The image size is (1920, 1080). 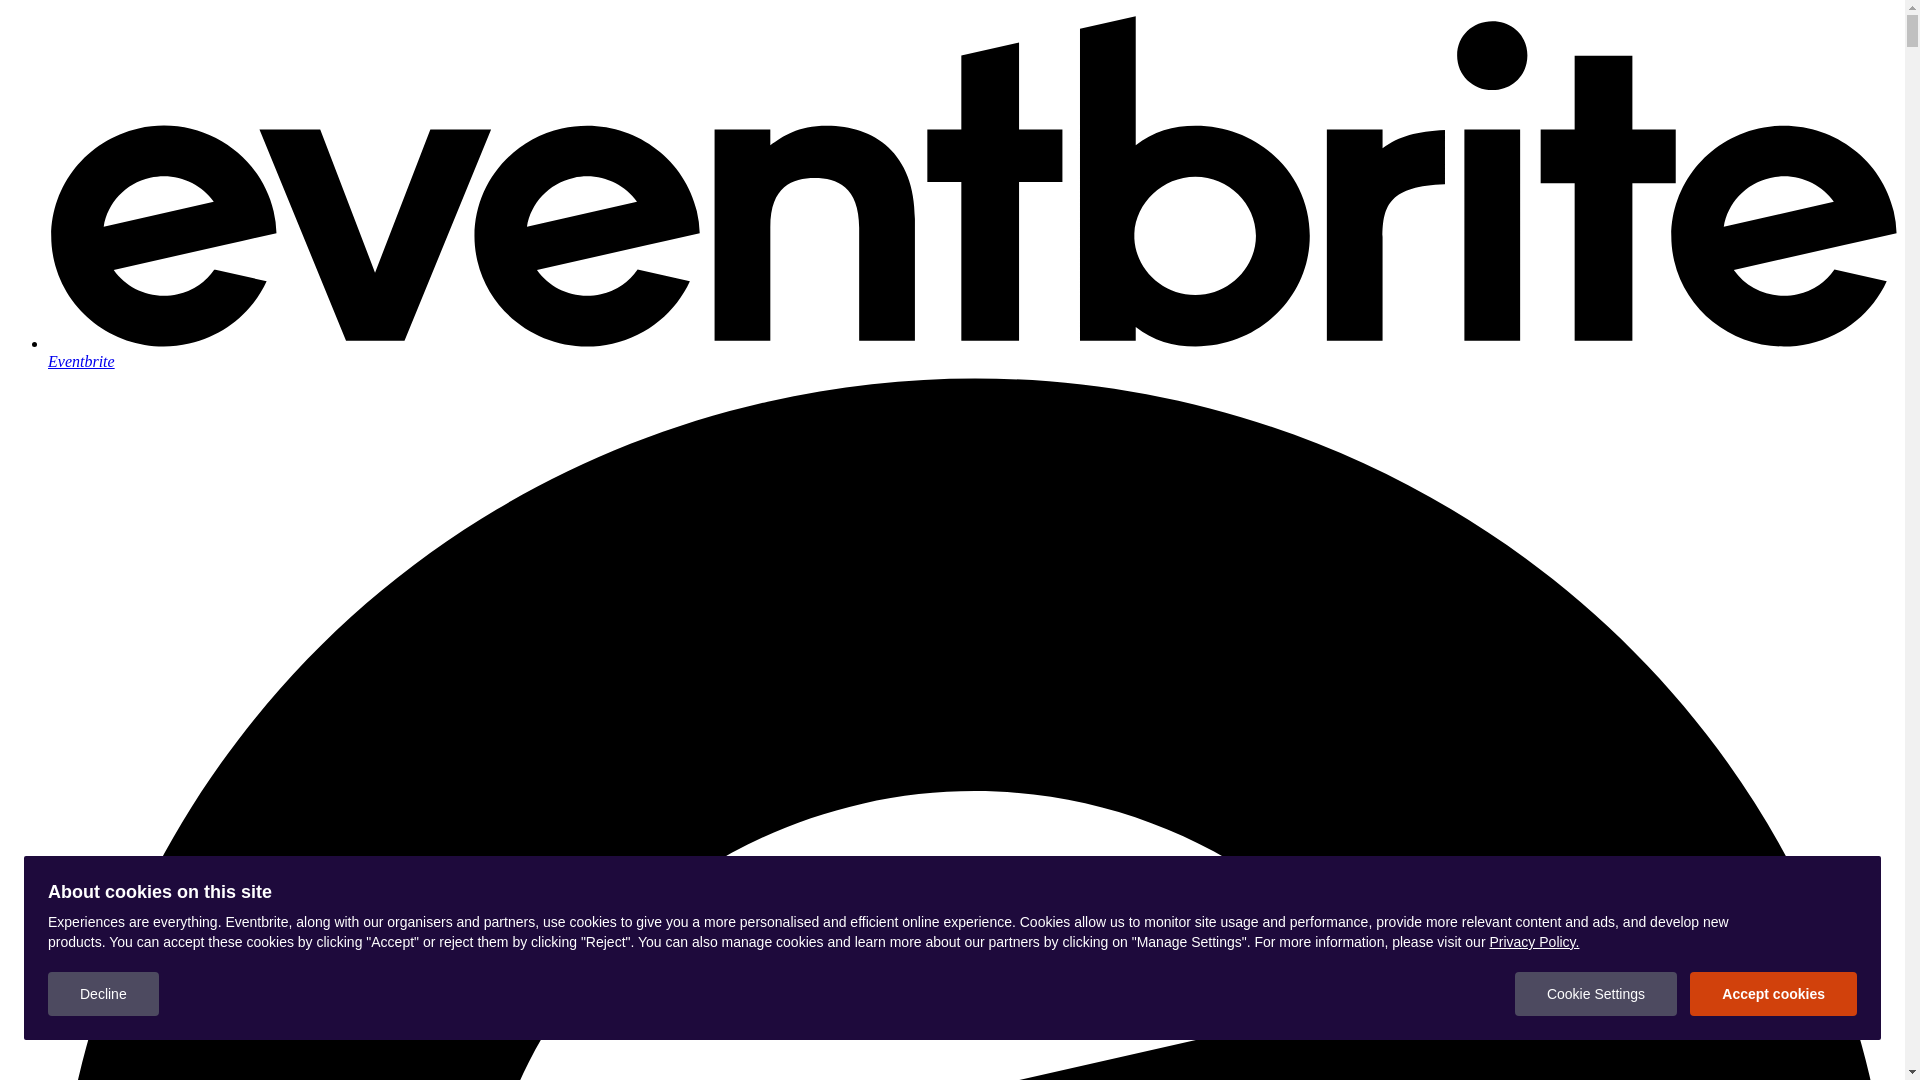 I want to click on 'Privacy Policy.', so click(x=1533, y=941).